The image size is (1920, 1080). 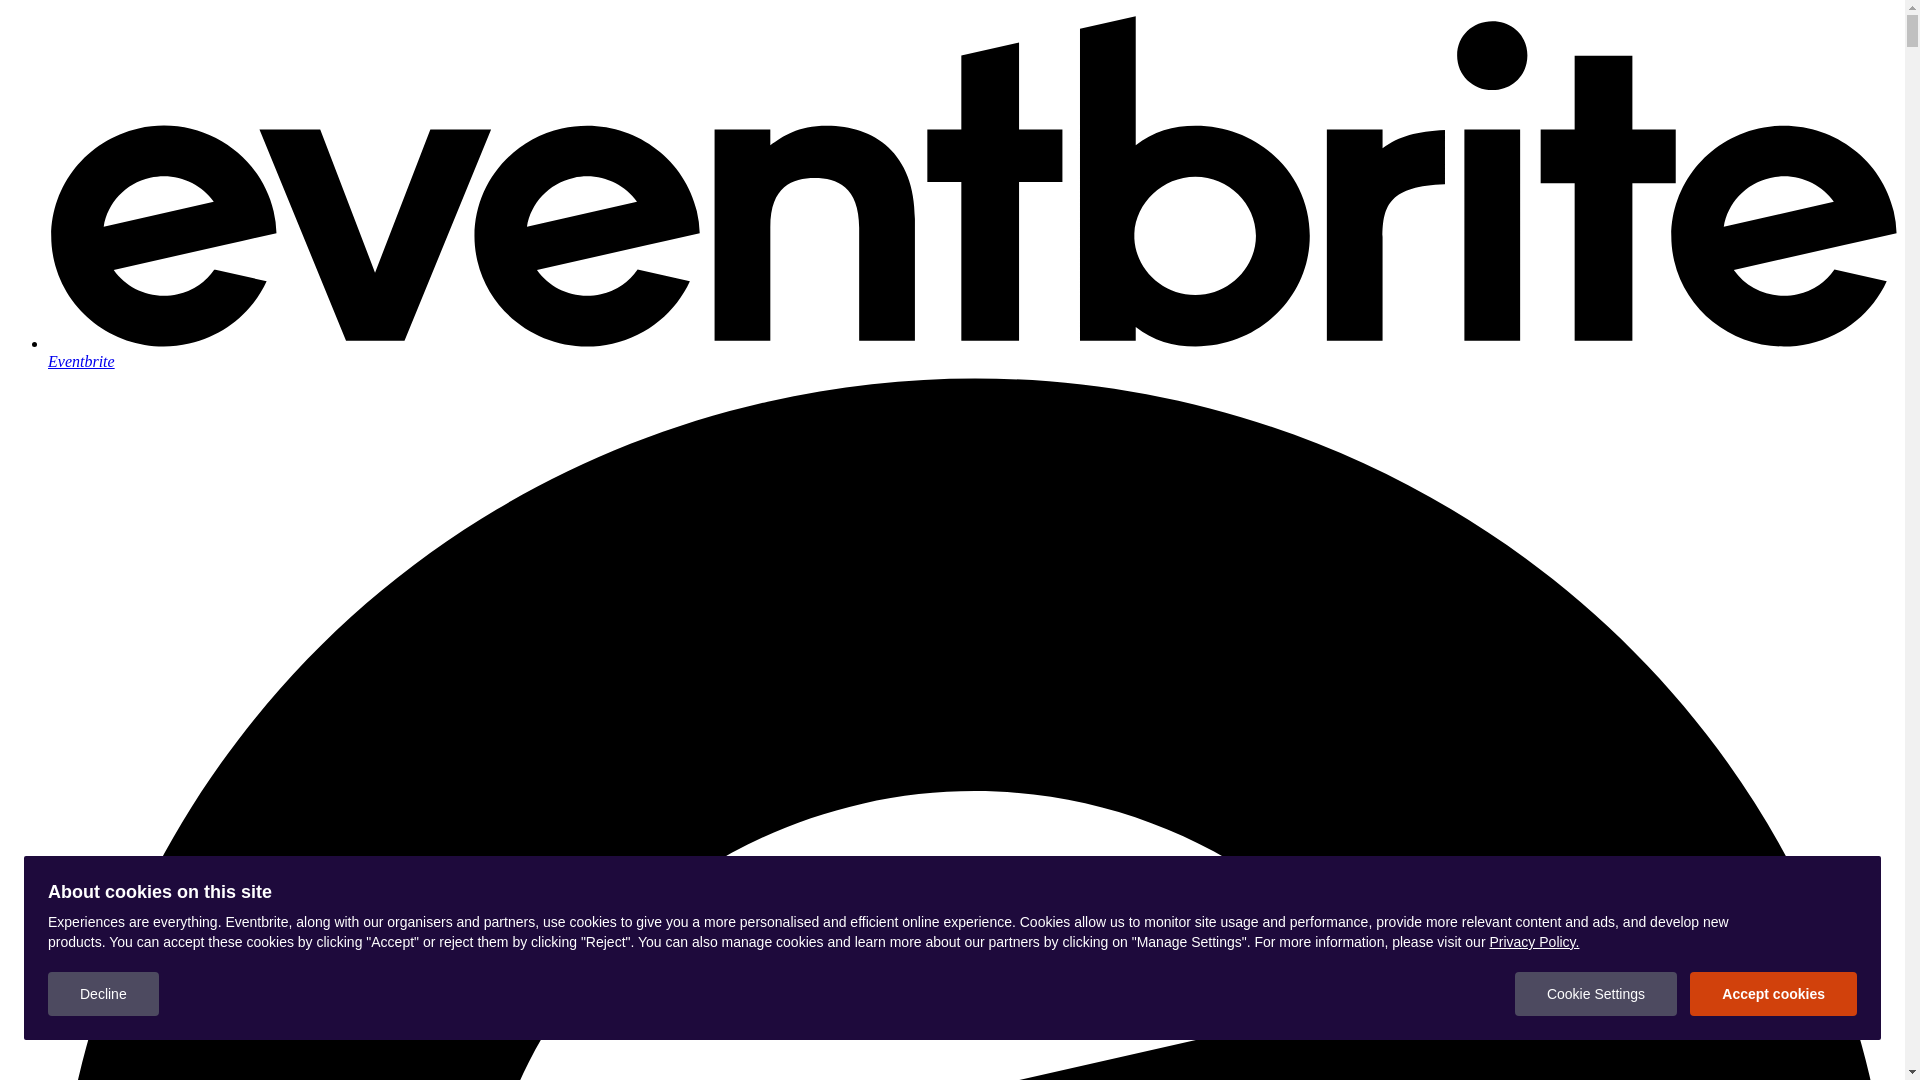 I want to click on 'Privacy Policy.', so click(x=1533, y=941).